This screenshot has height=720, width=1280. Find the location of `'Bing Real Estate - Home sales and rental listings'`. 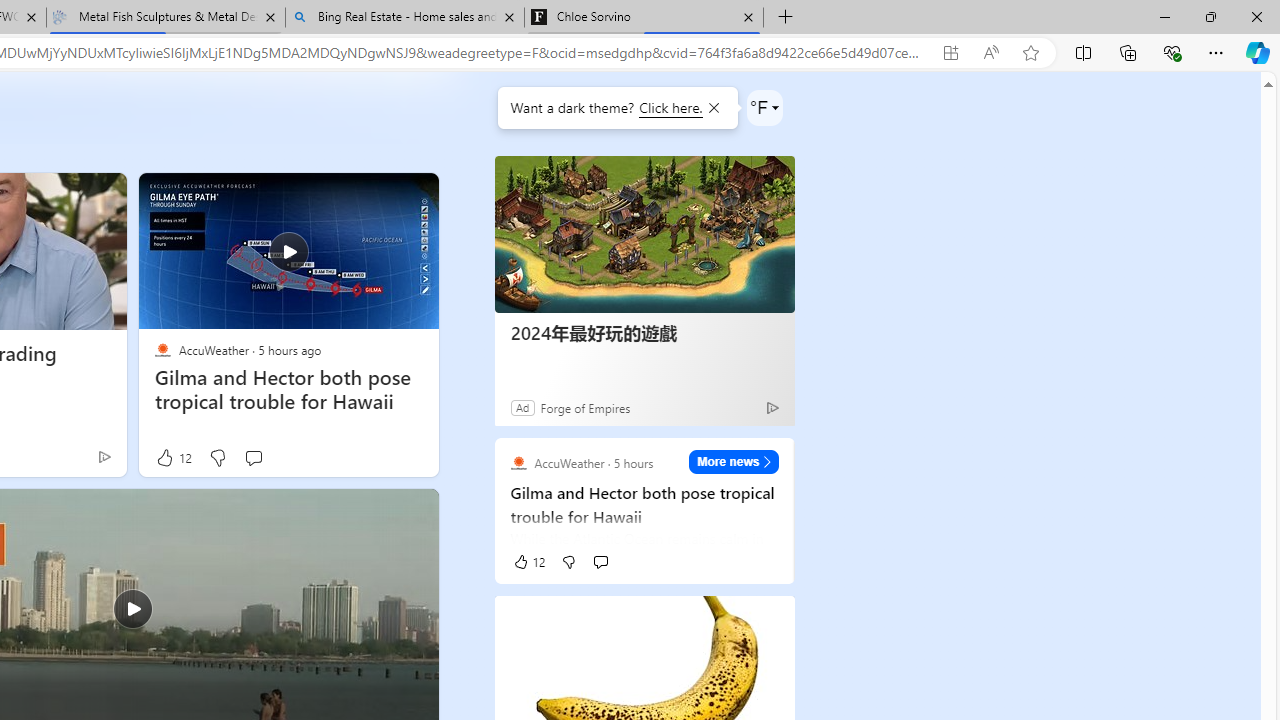

'Bing Real Estate - Home sales and rental listings' is located at coordinates (403, 17).